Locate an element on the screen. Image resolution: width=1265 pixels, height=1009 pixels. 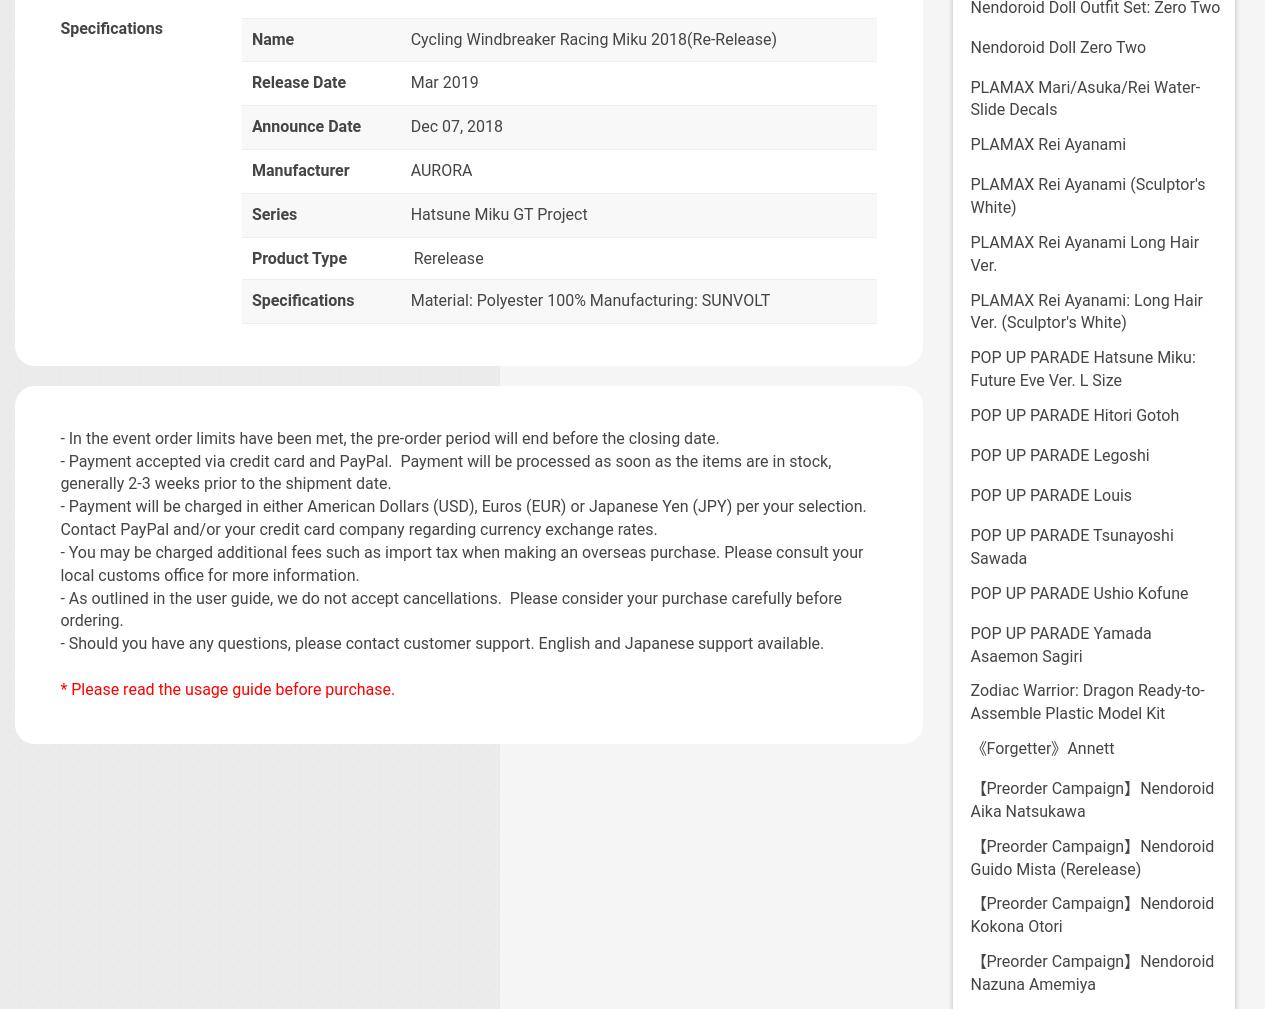
'《Forgetter》Annett' is located at coordinates (1040, 748).